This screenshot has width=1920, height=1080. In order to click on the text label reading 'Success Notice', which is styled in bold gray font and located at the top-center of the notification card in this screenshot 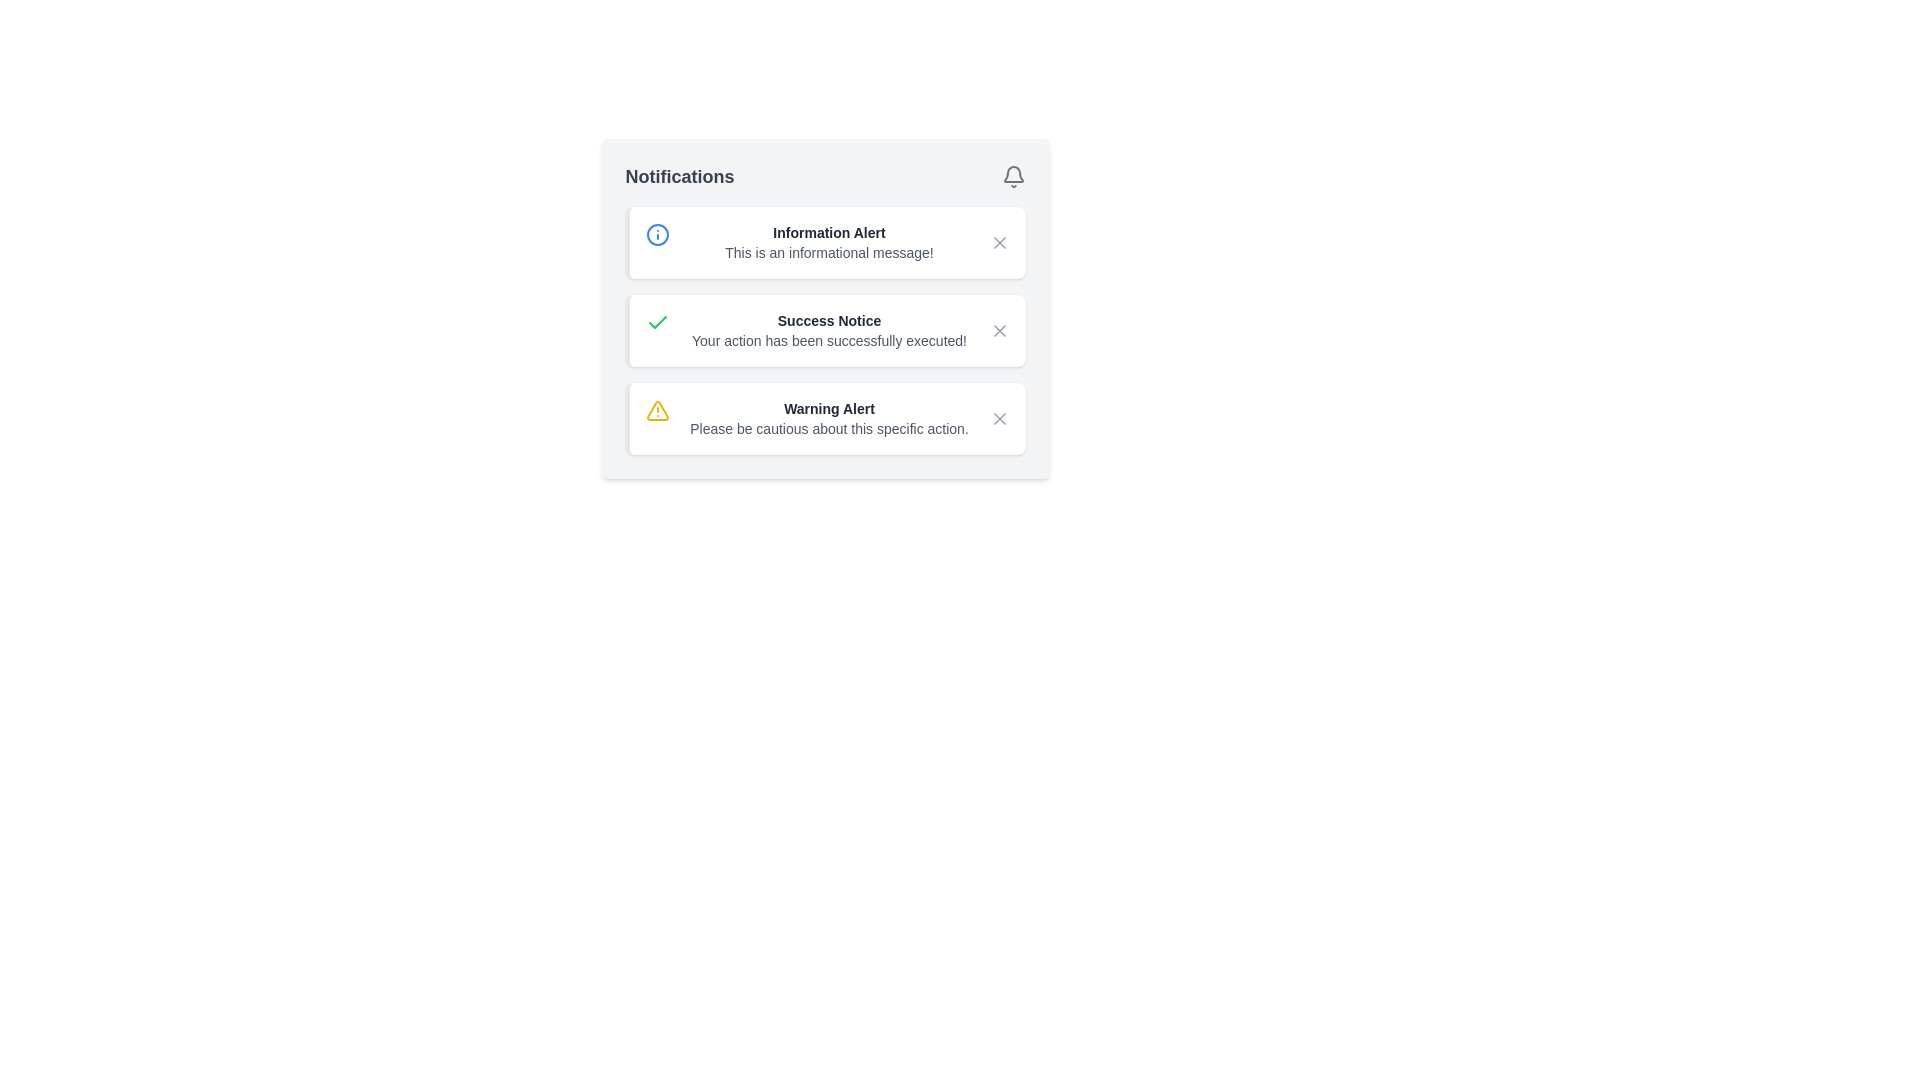, I will do `click(829, 319)`.